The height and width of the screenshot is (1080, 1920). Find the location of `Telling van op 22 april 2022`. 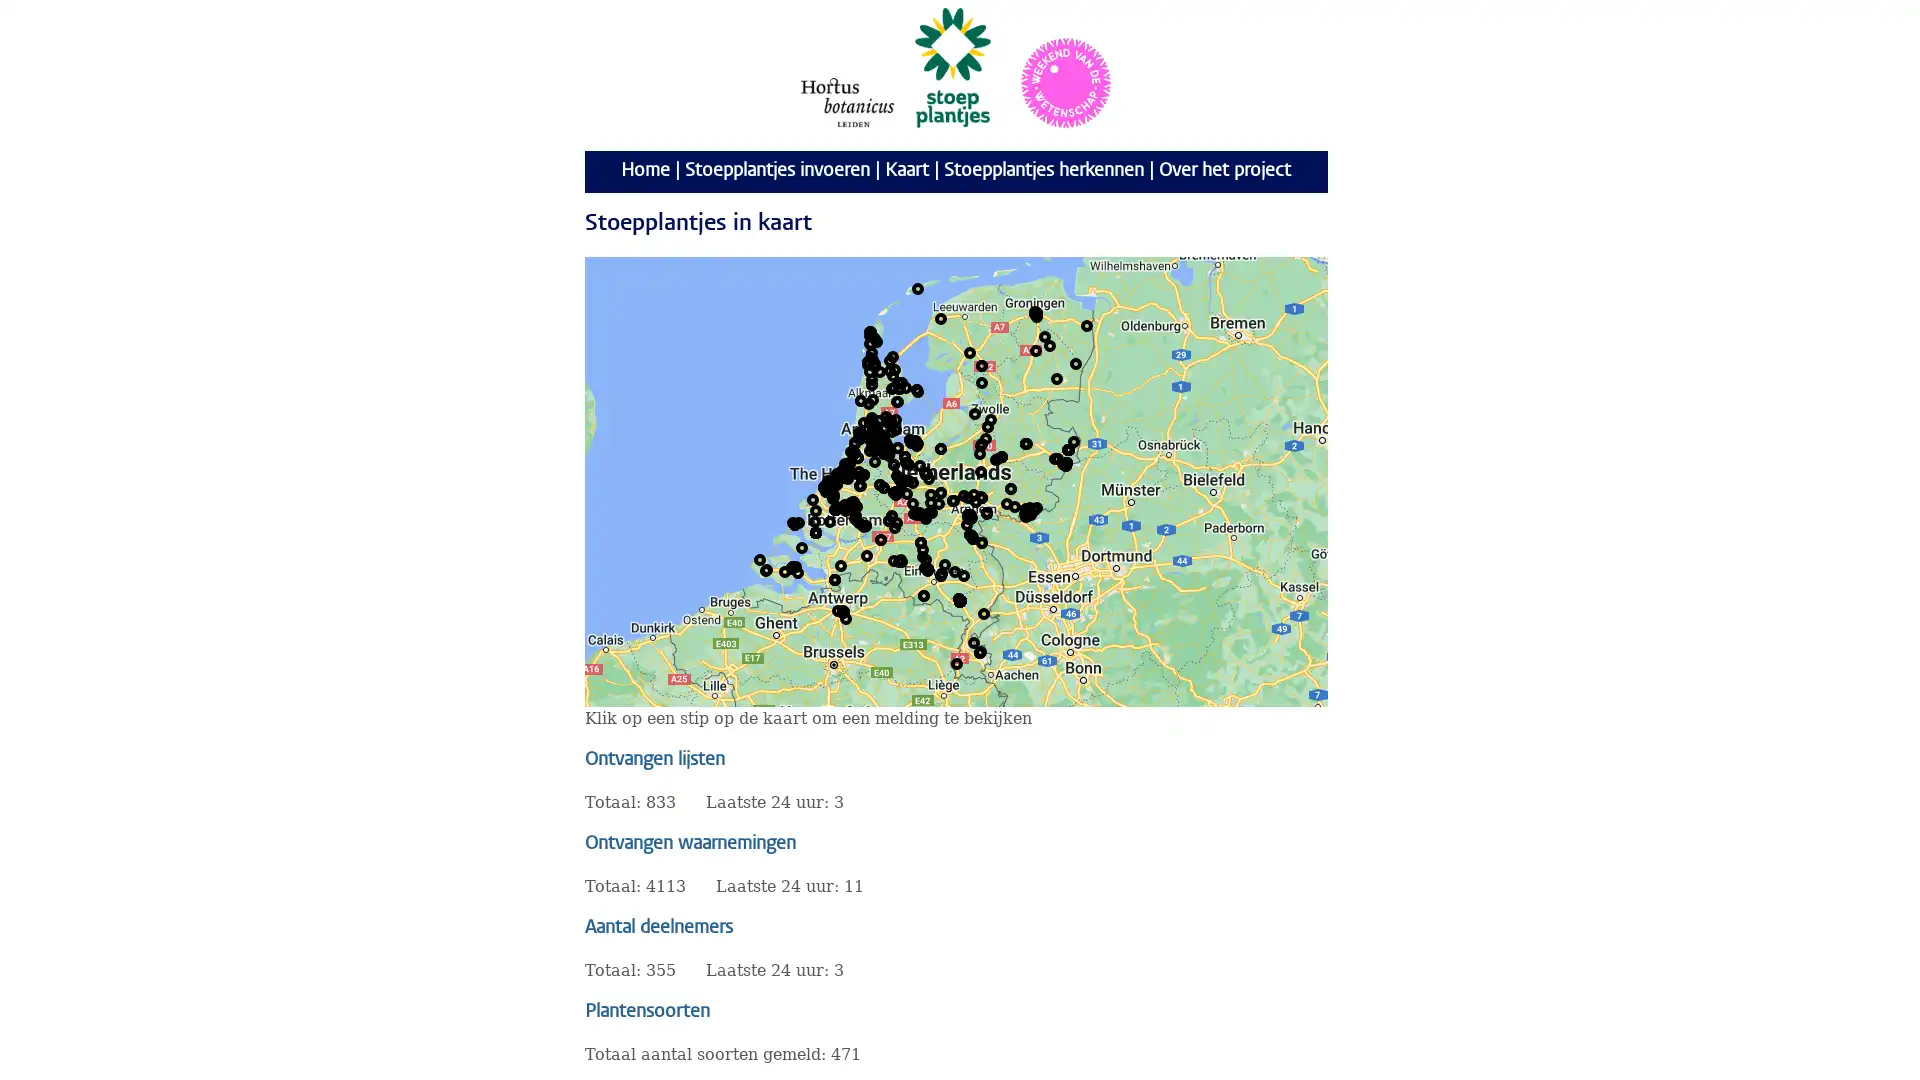

Telling van op 22 april 2022 is located at coordinates (895, 490).